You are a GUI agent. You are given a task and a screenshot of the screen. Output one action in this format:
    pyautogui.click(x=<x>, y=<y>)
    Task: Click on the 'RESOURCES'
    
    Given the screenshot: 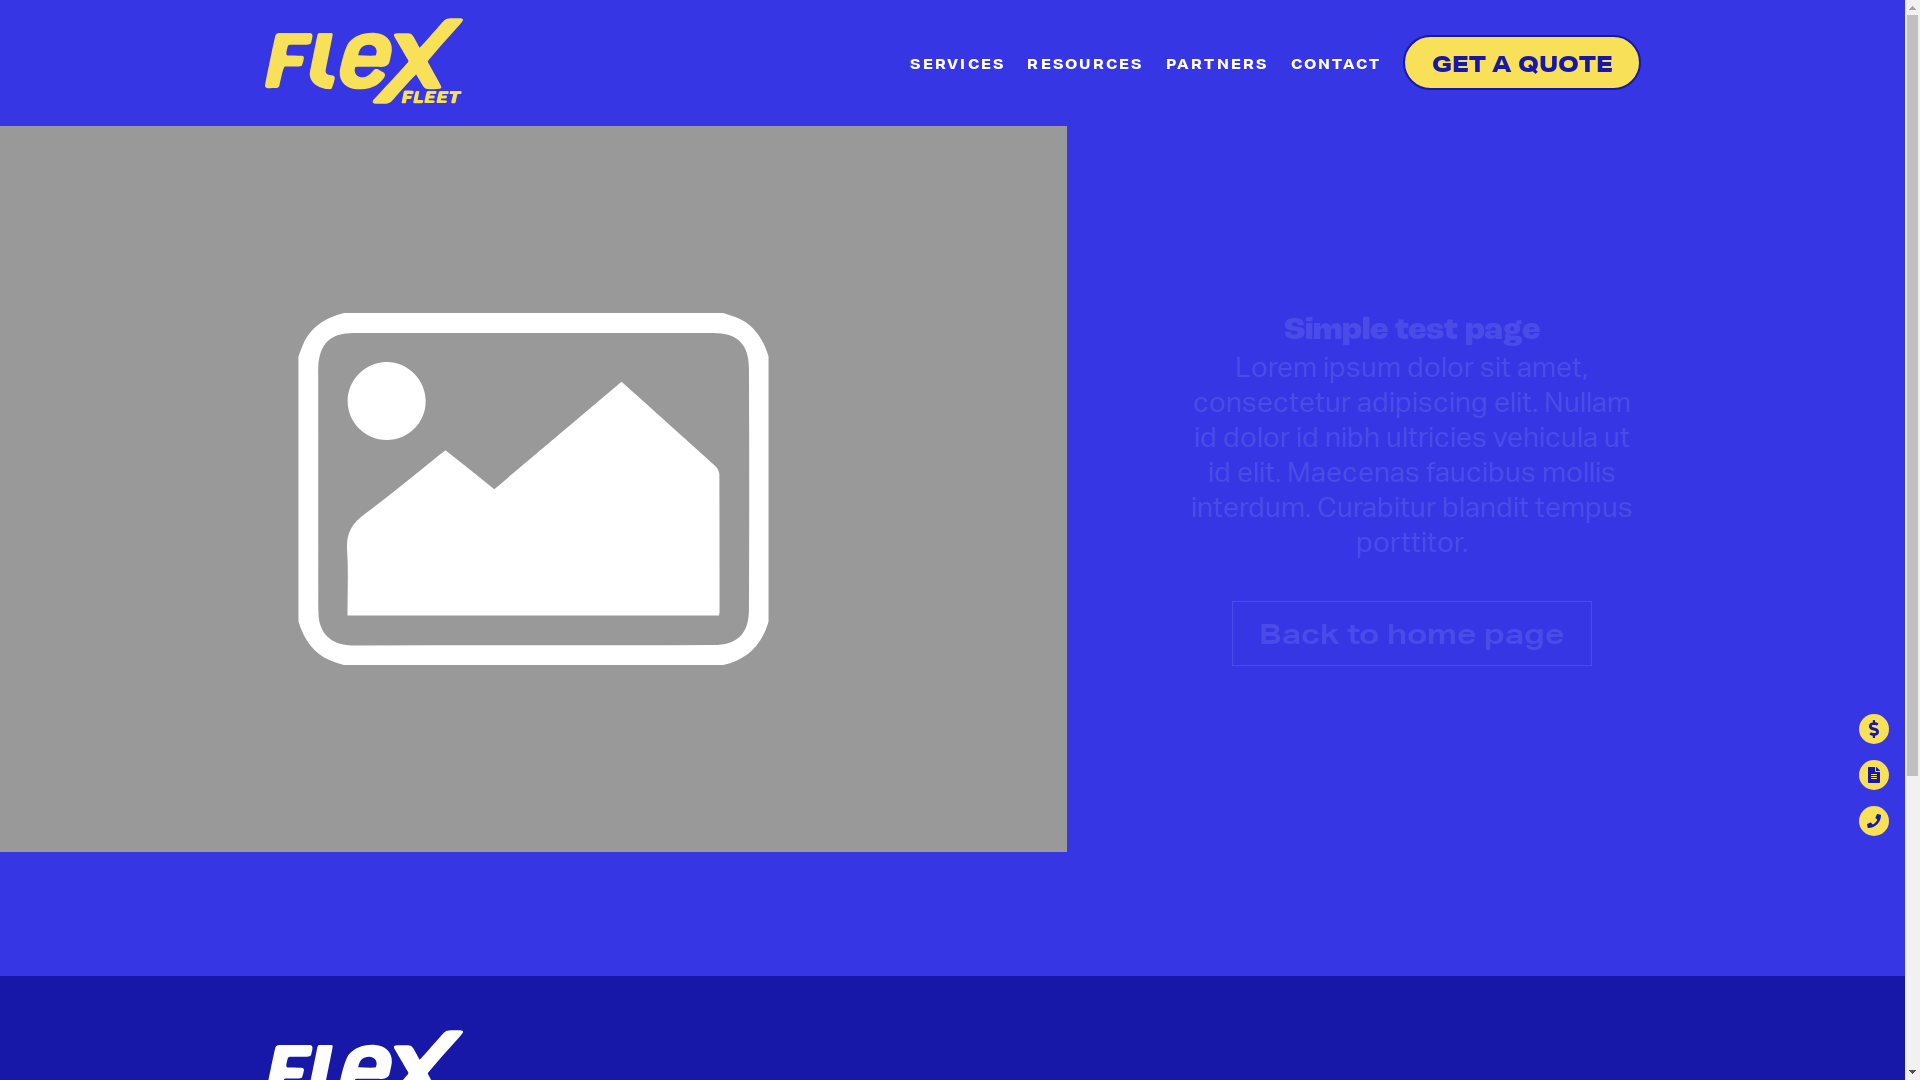 What is the action you would take?
    pyautogui.click(x=1083, y=64)
    